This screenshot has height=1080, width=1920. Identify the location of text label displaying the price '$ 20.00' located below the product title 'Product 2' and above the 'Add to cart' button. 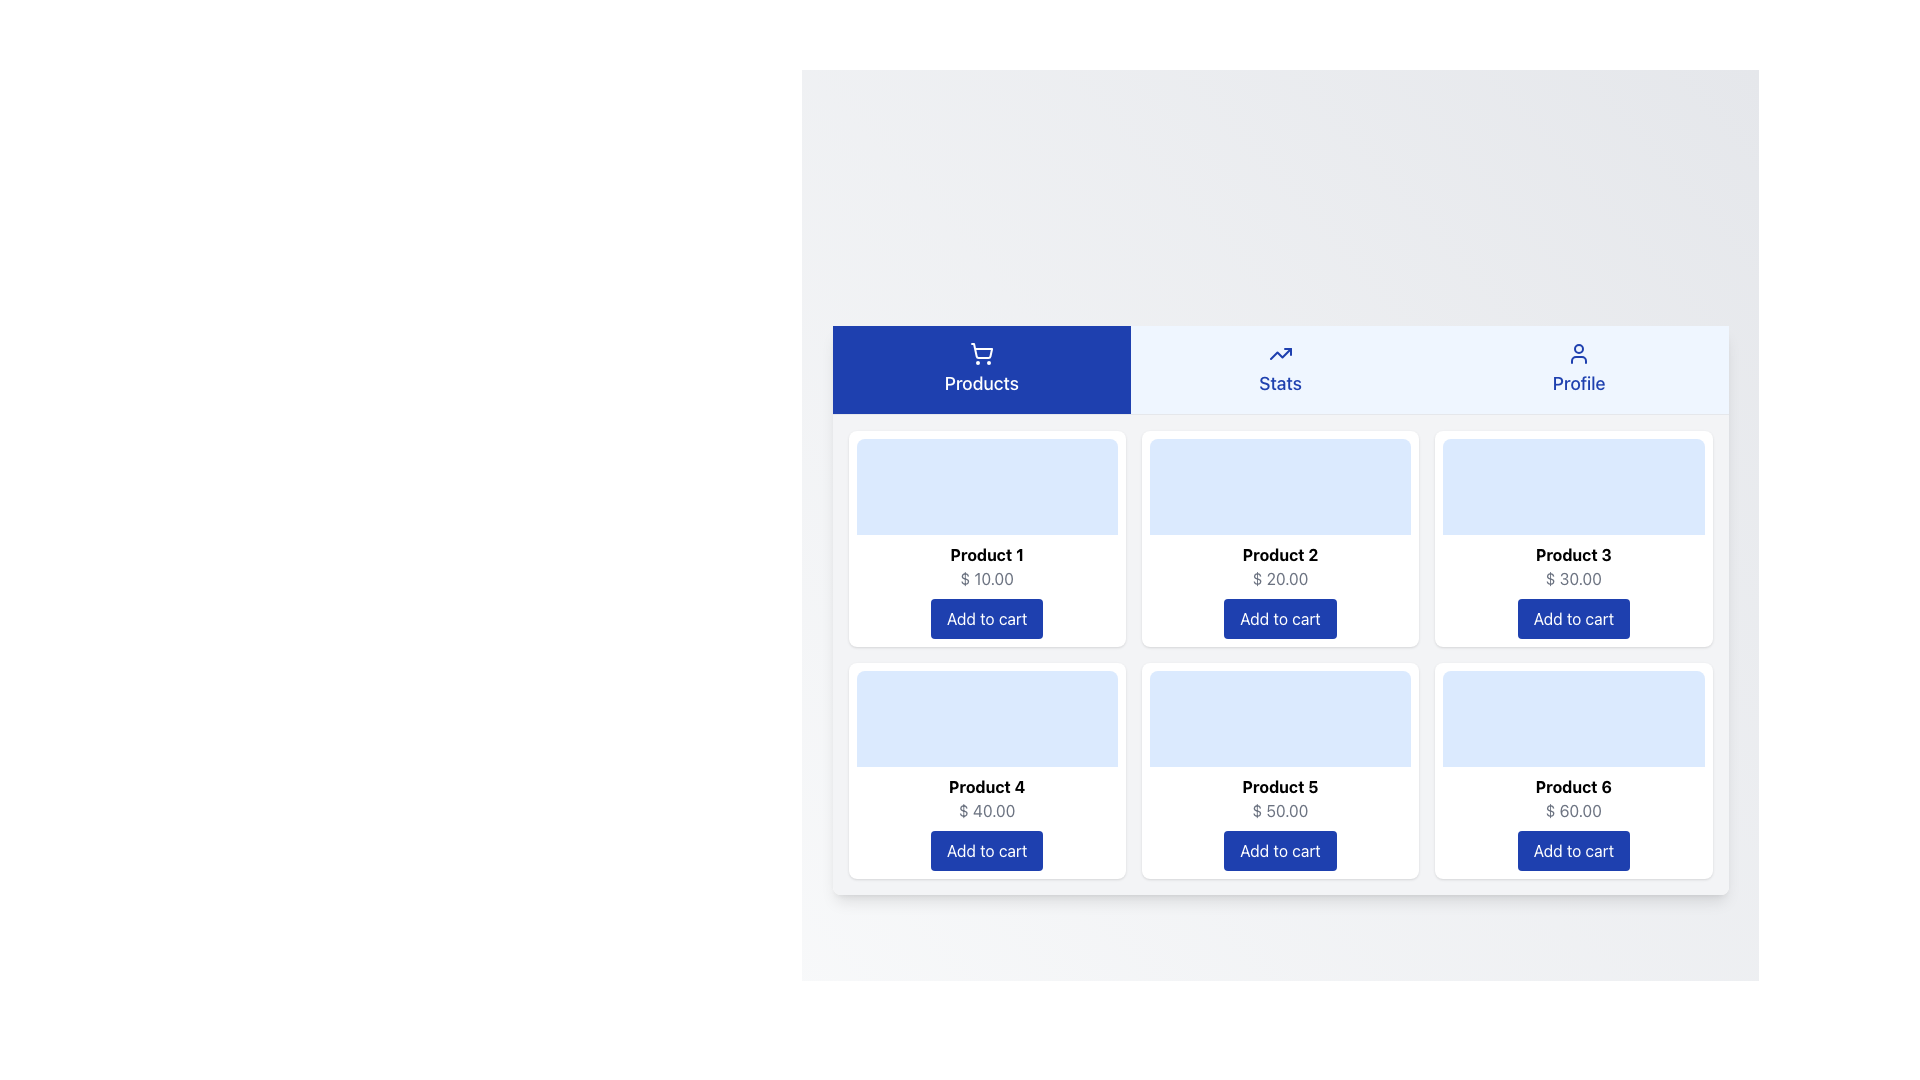
(1280, 578).